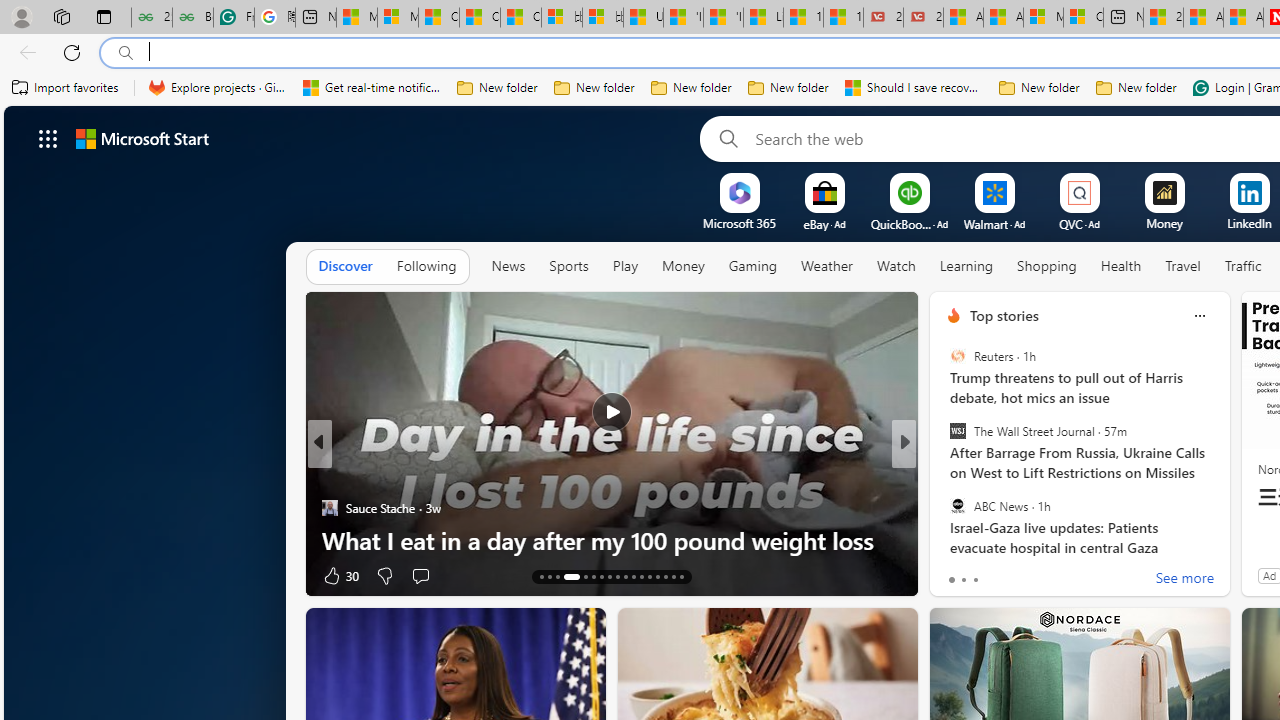 This screenshot has height=720, width=1280. Describe the element at coordinates (1248, 223) in the screenshot. I see `'LinkedIn'` at that location.